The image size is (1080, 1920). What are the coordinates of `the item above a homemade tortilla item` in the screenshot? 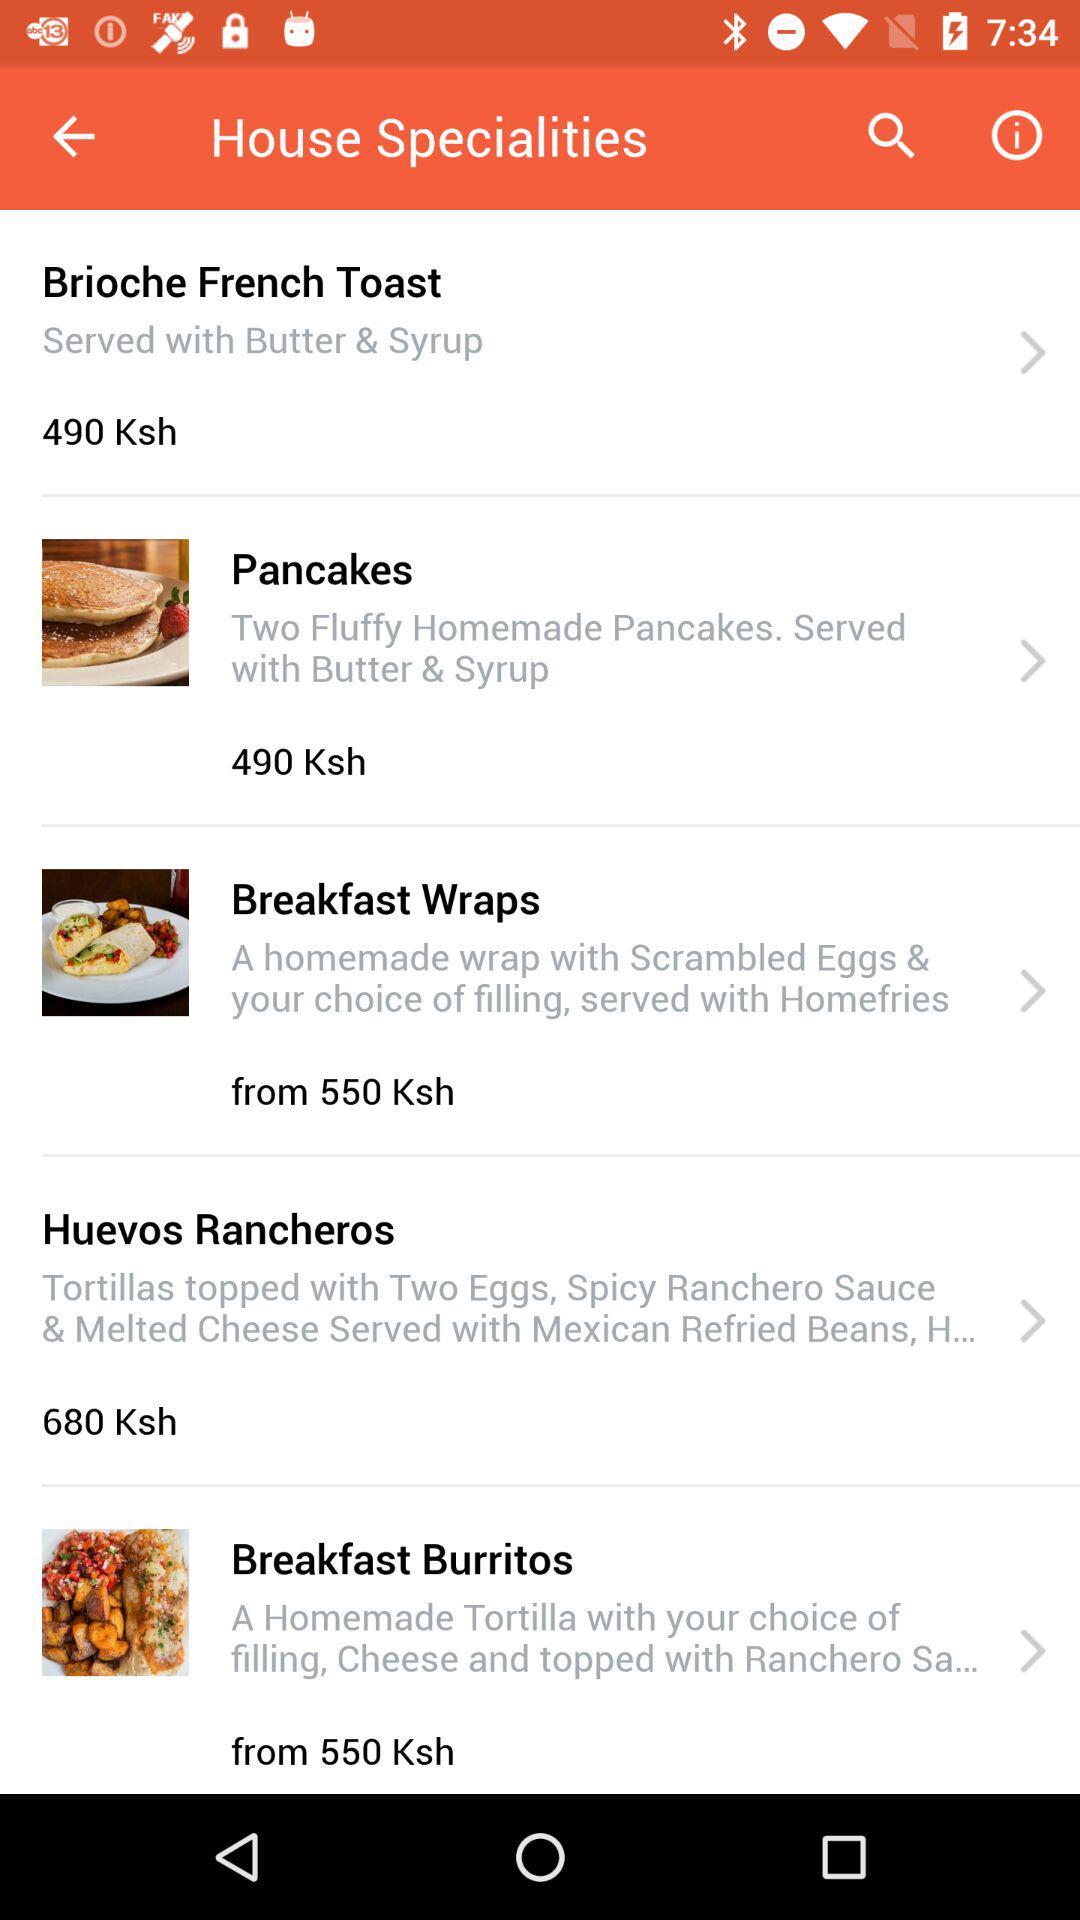 It's located at (402, 1556).